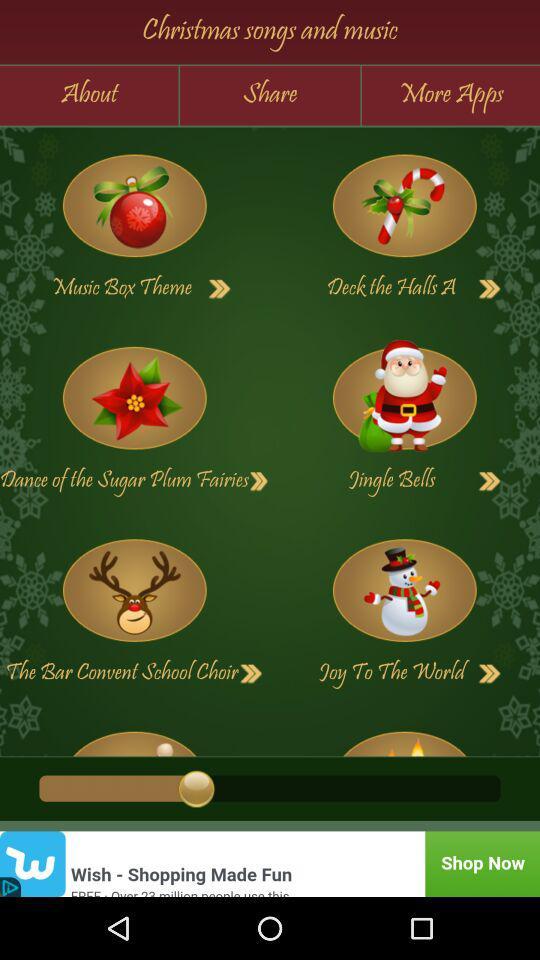 The width and height of the screenshot is (540, 960). What do you see at coordinates (134, 206) in the screenshot?
I see `song` at bounding box center [134, 206].